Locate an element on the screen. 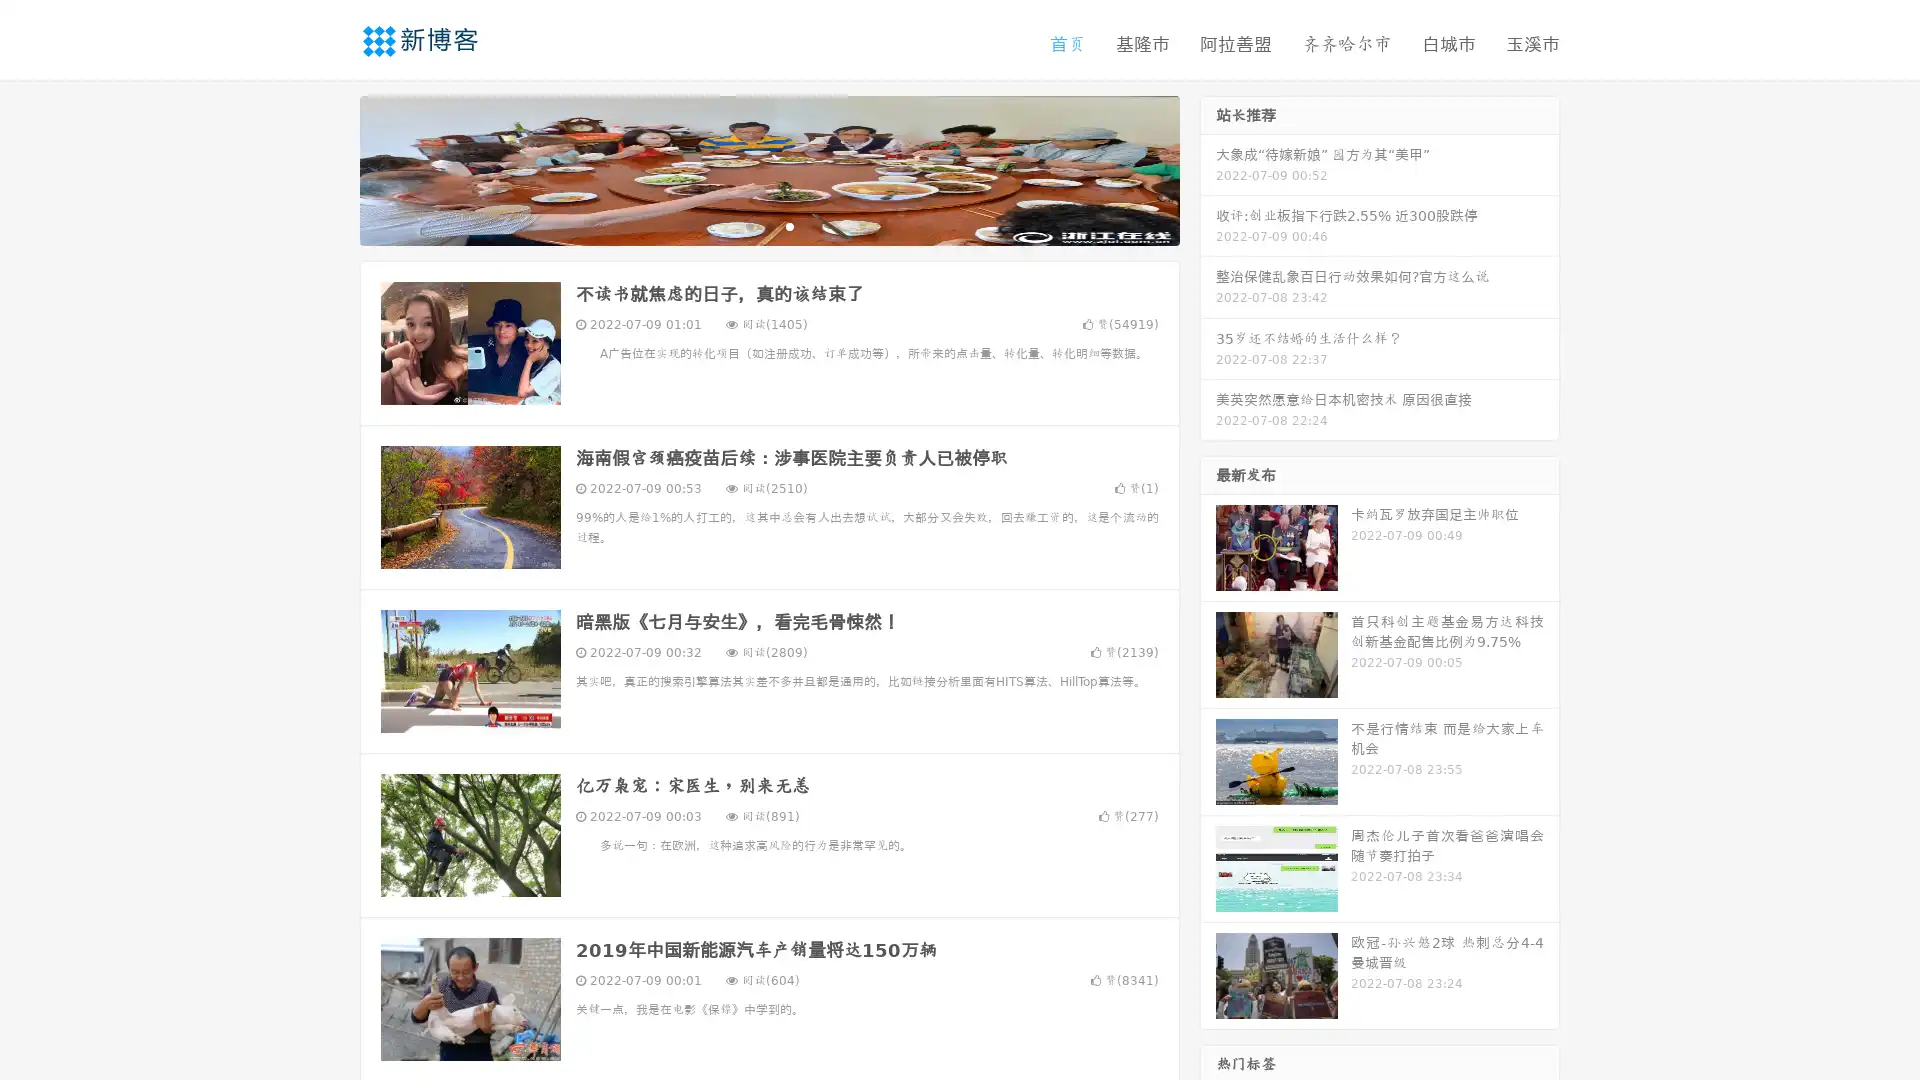 The height and width of the screenshot is (1080, 1920). Go to slide 1 is located at coordinates (748, 225).